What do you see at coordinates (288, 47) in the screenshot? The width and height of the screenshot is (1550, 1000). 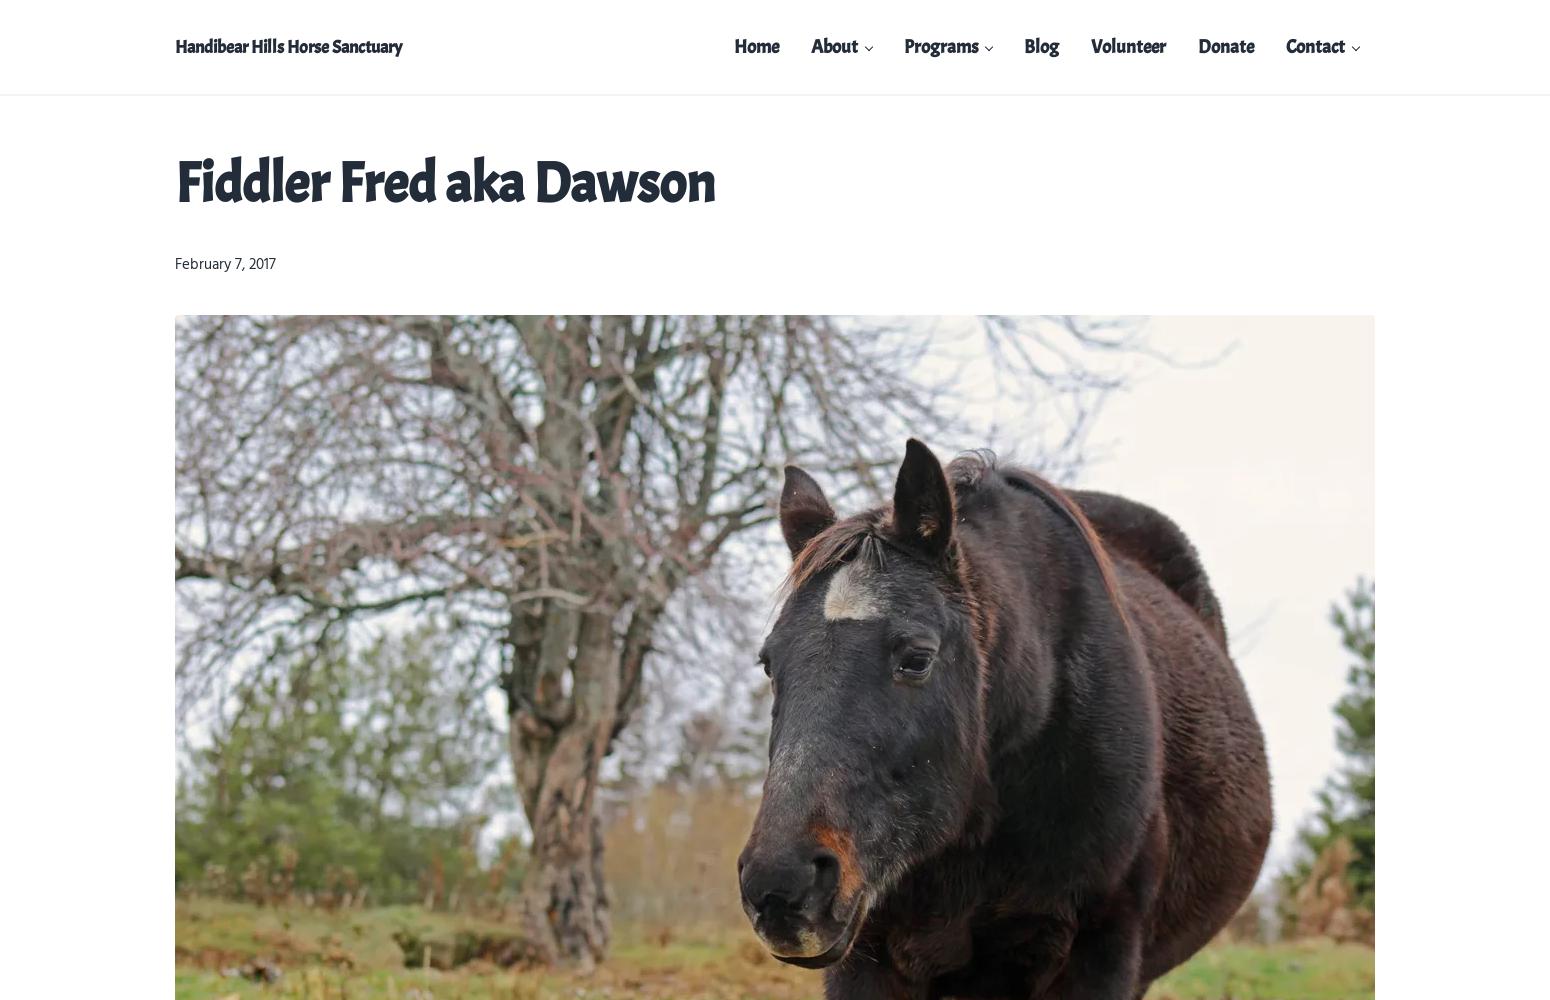 I see `'Handibear Hills Horse Sanctuary'` at bounding box center [288, 47].